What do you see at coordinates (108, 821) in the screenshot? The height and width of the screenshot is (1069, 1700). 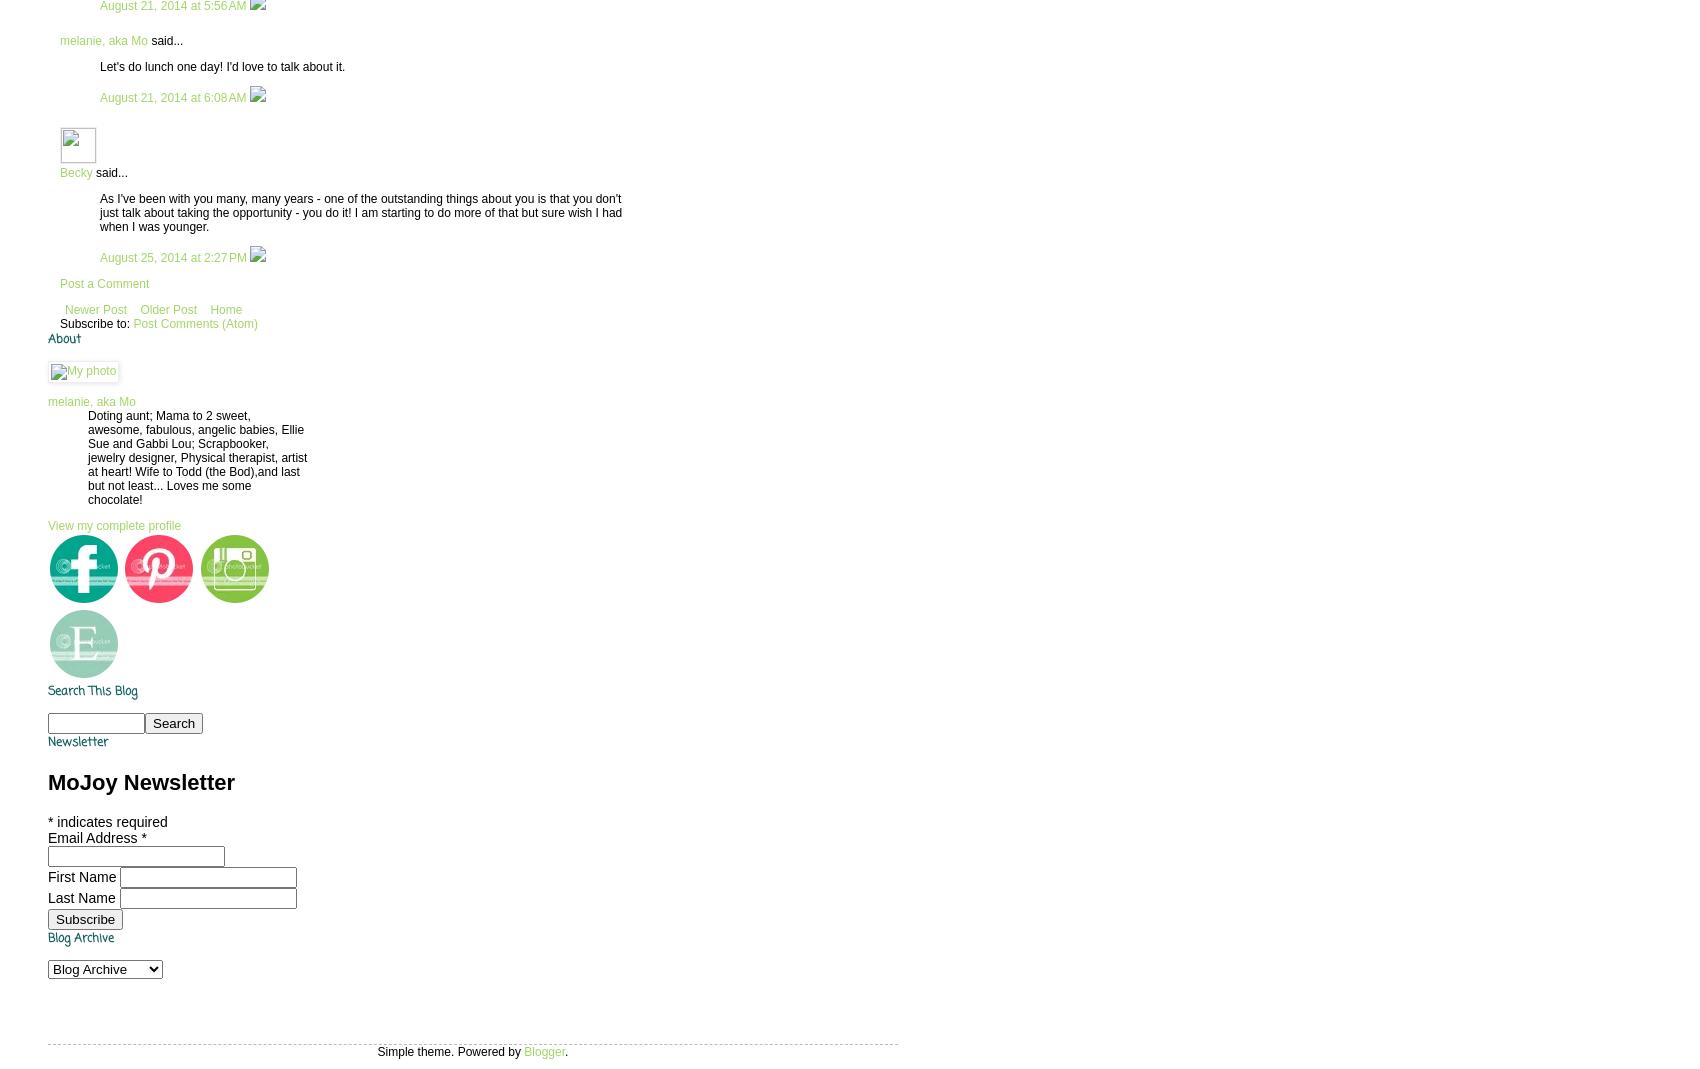 I see `'indicates required'` at bounding box center [108, 821].